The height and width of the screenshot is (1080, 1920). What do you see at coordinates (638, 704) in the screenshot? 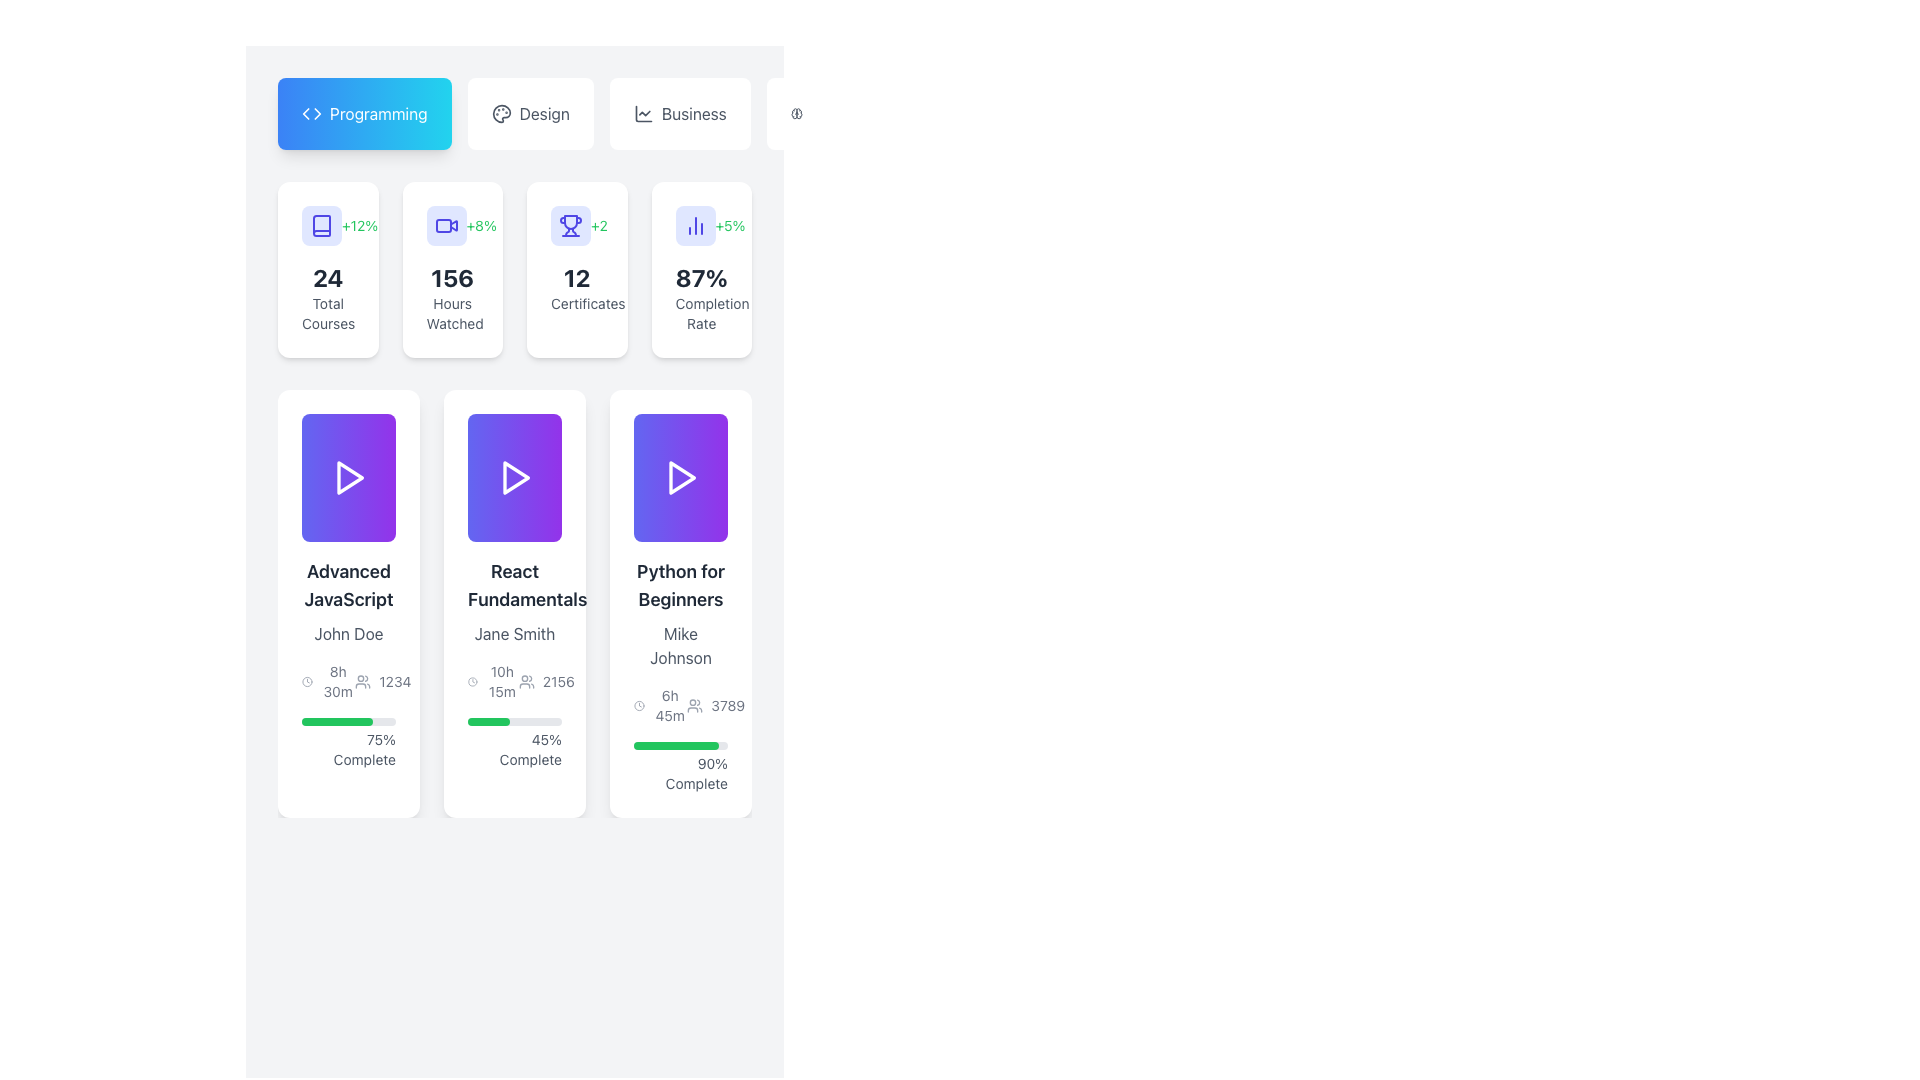
I see `the circular border of the clock icon located in the lower-left corner of the 'Python for Beginners' course card by Mike Johnson` at bounding box center [638, 704].